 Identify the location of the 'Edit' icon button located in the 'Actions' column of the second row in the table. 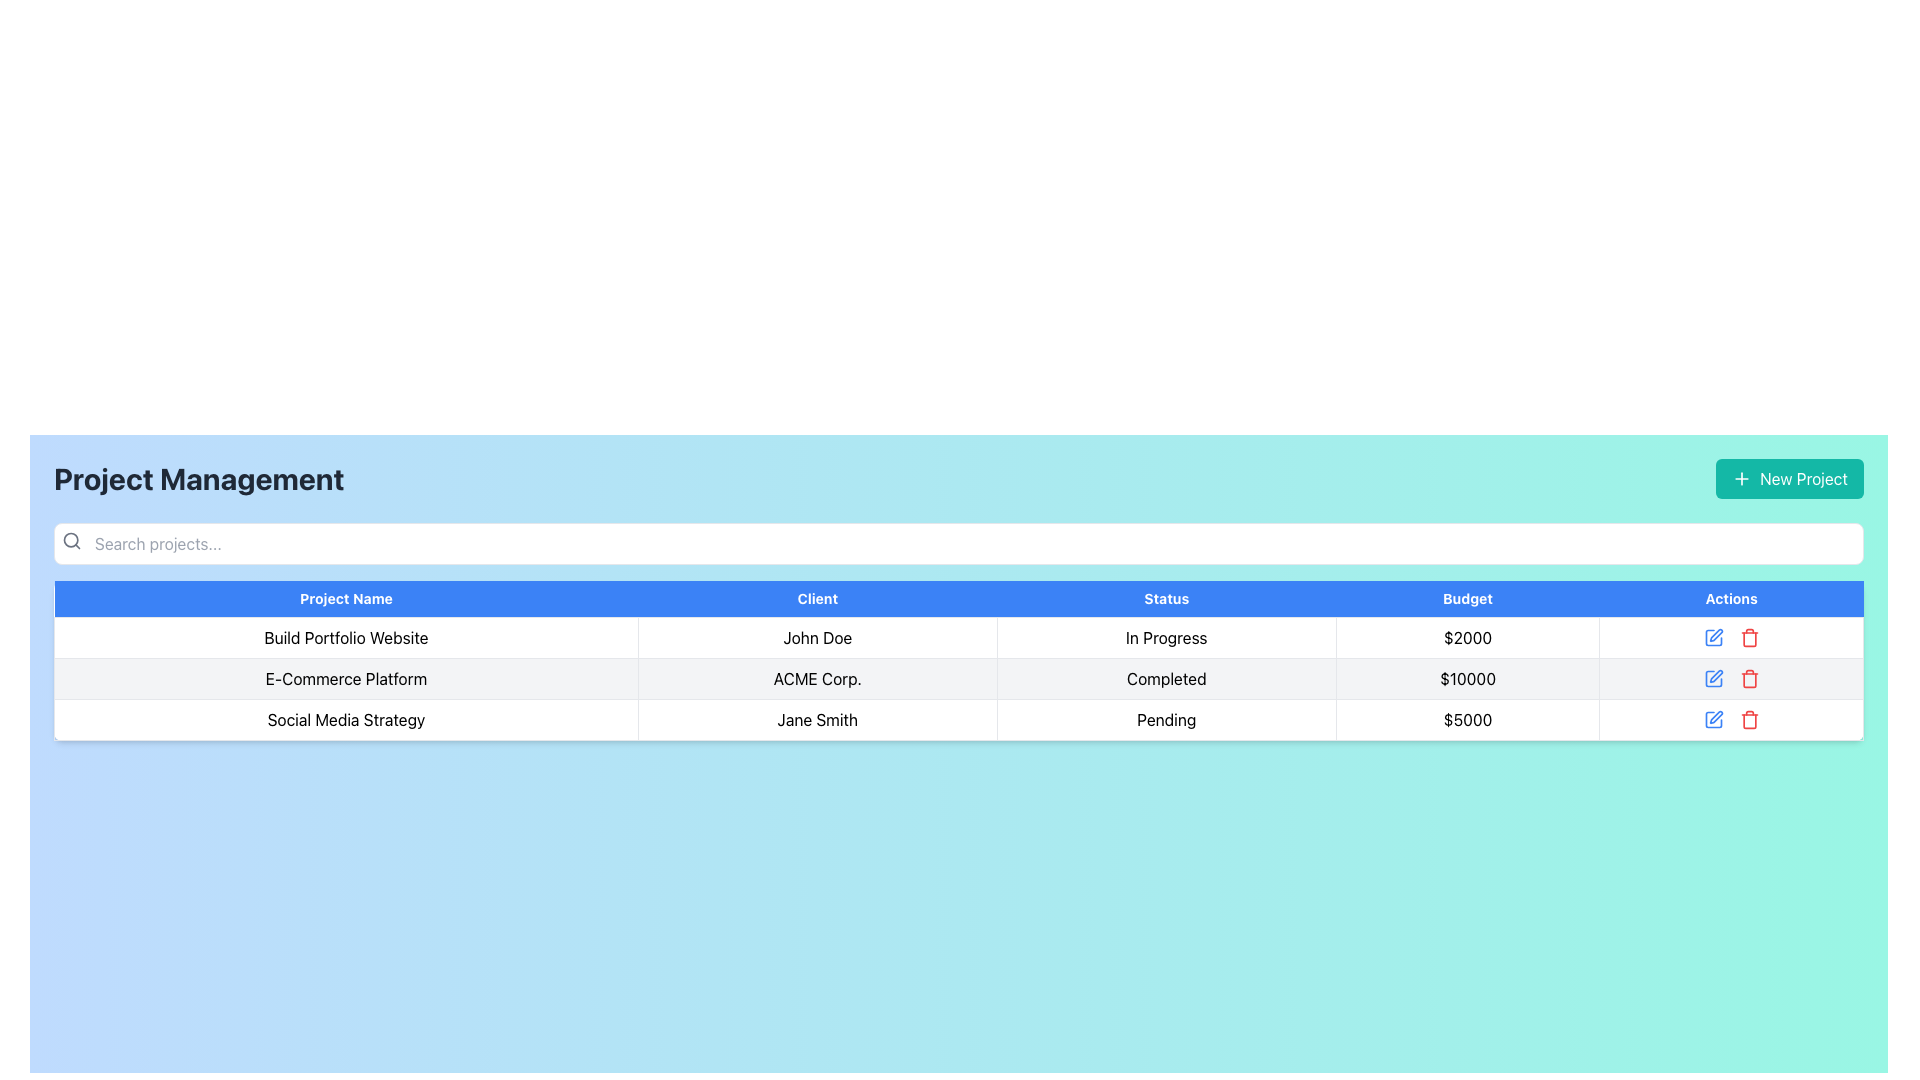
(1715, 675).